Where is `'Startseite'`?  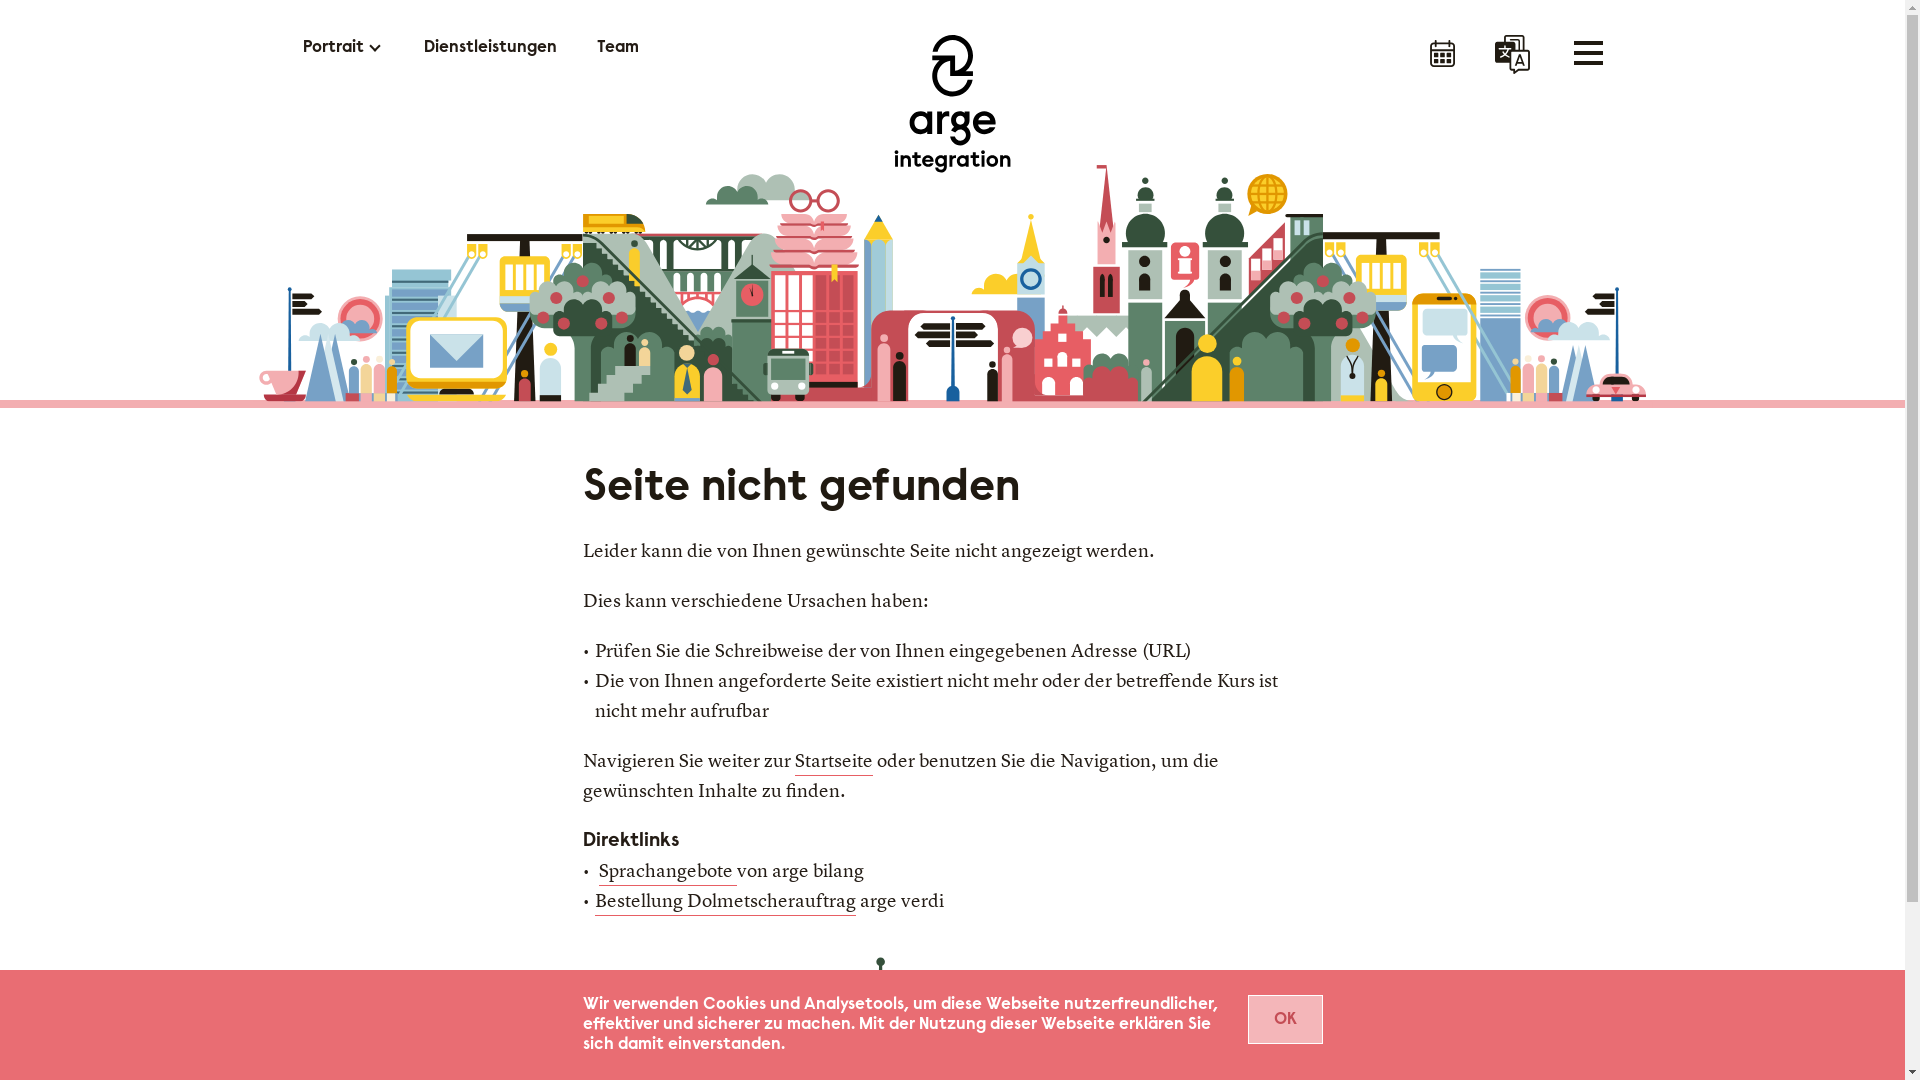 'Startseite' is located at coordinates (833, 762).